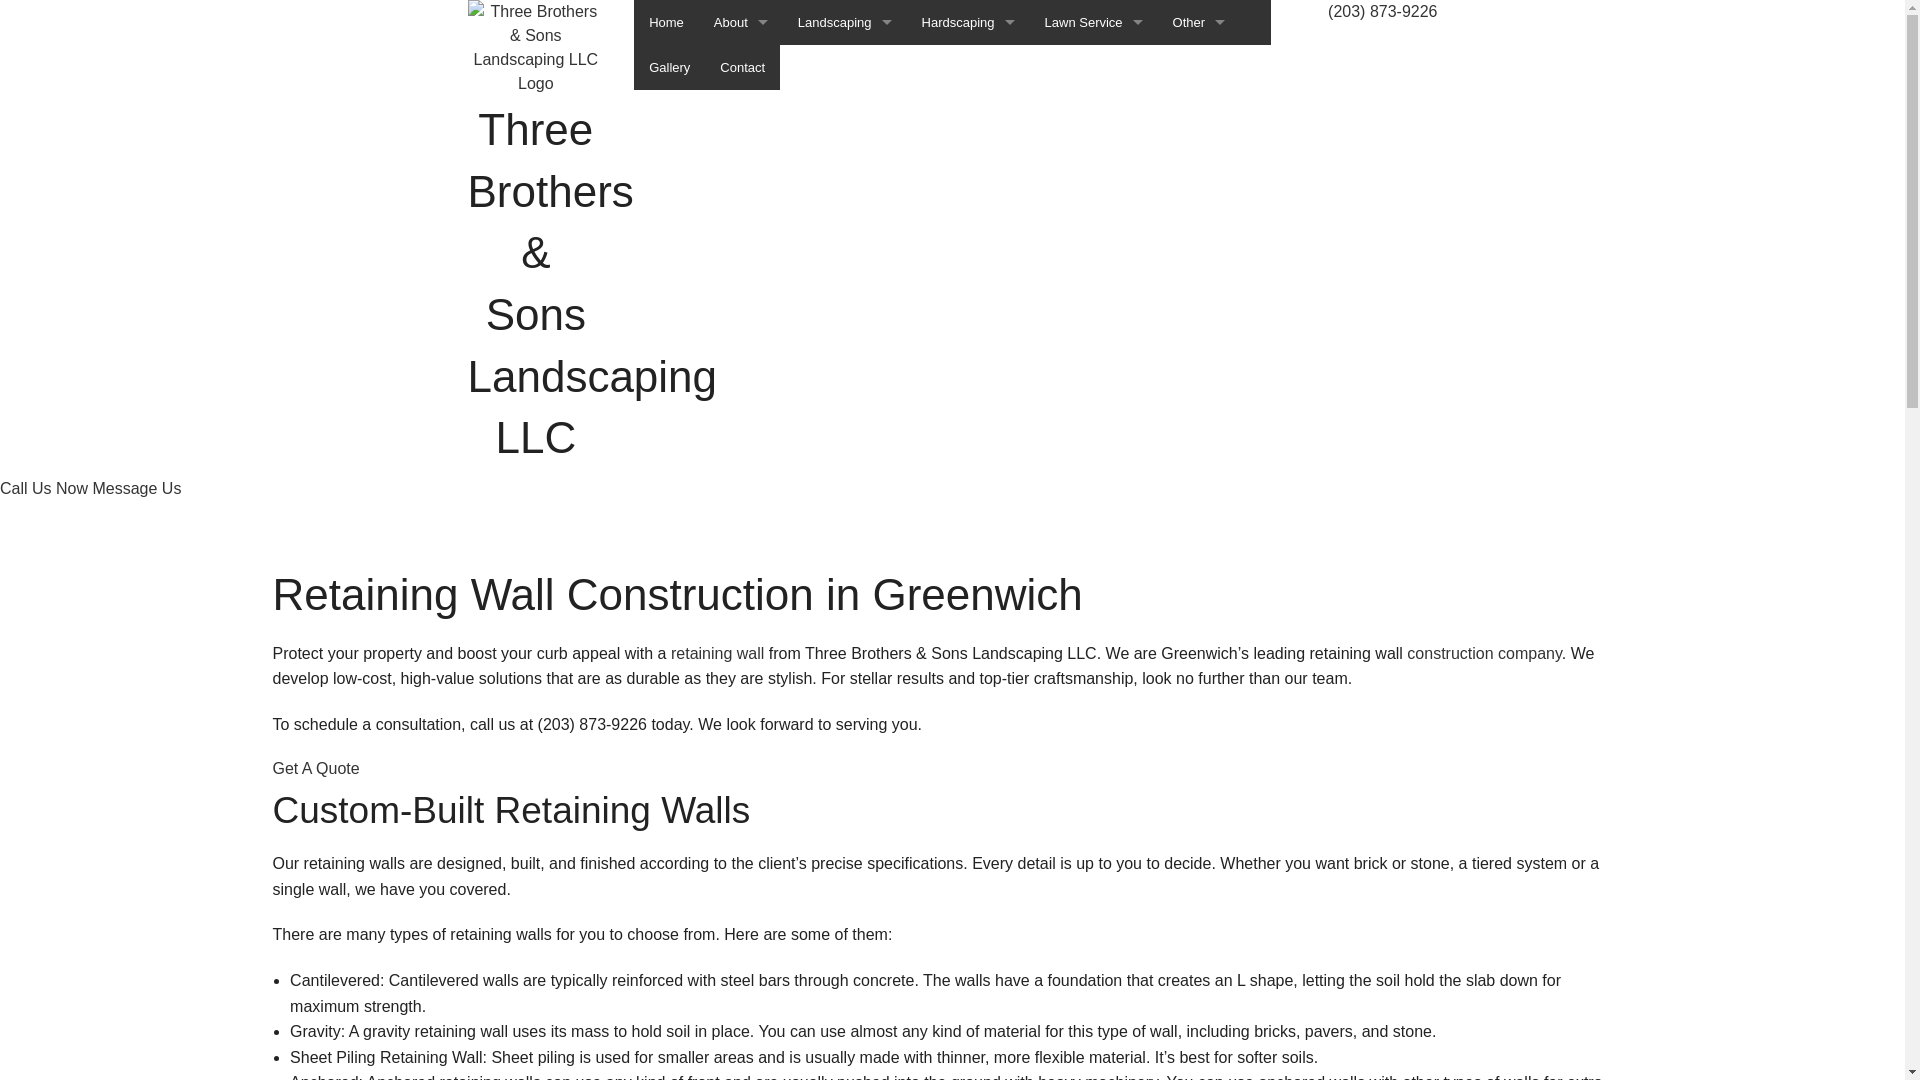  I want to click on 'Leaf Removal', so click(1199, 742).